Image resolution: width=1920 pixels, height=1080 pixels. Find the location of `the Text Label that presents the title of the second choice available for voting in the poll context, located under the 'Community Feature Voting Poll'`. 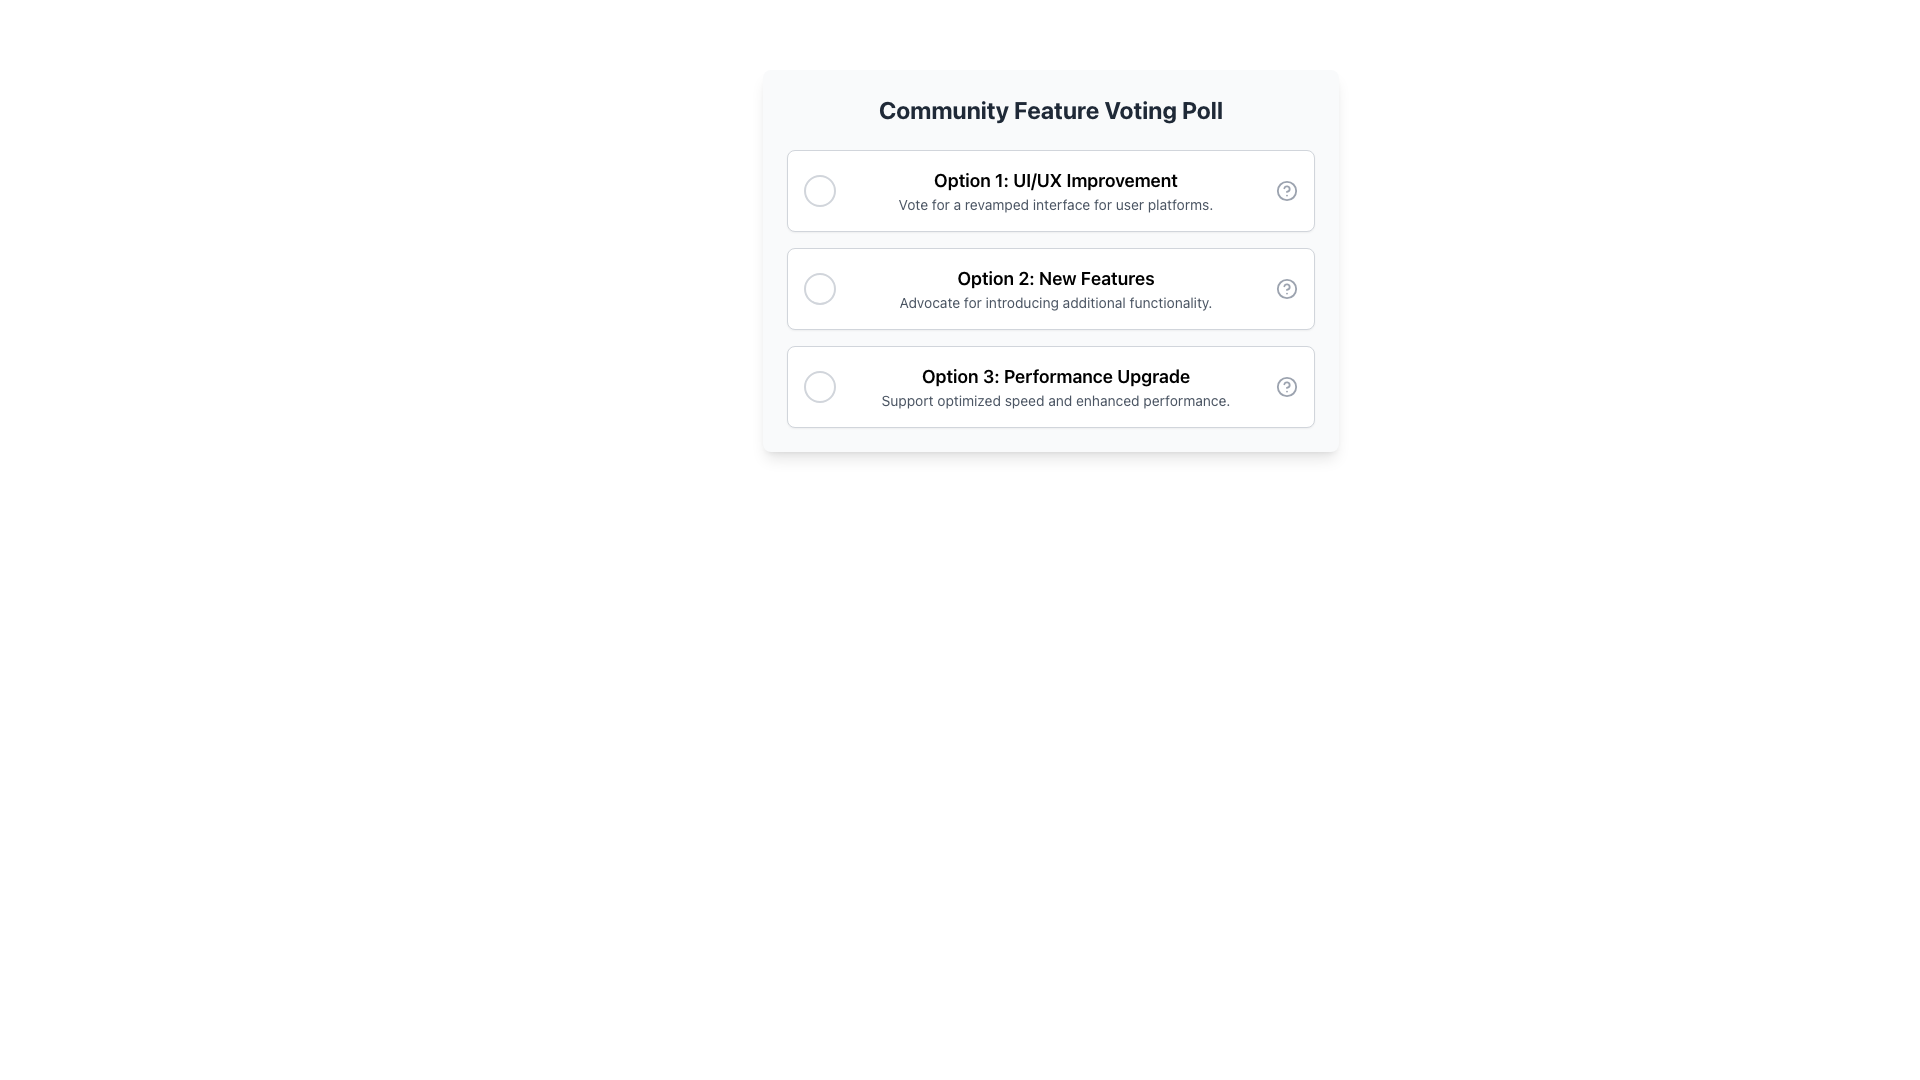

the Text Label that presents the title of the second choice available for voting in the poll context, located under the 'Community Feature Voting Poll' is located at coordinates (1055, 278).